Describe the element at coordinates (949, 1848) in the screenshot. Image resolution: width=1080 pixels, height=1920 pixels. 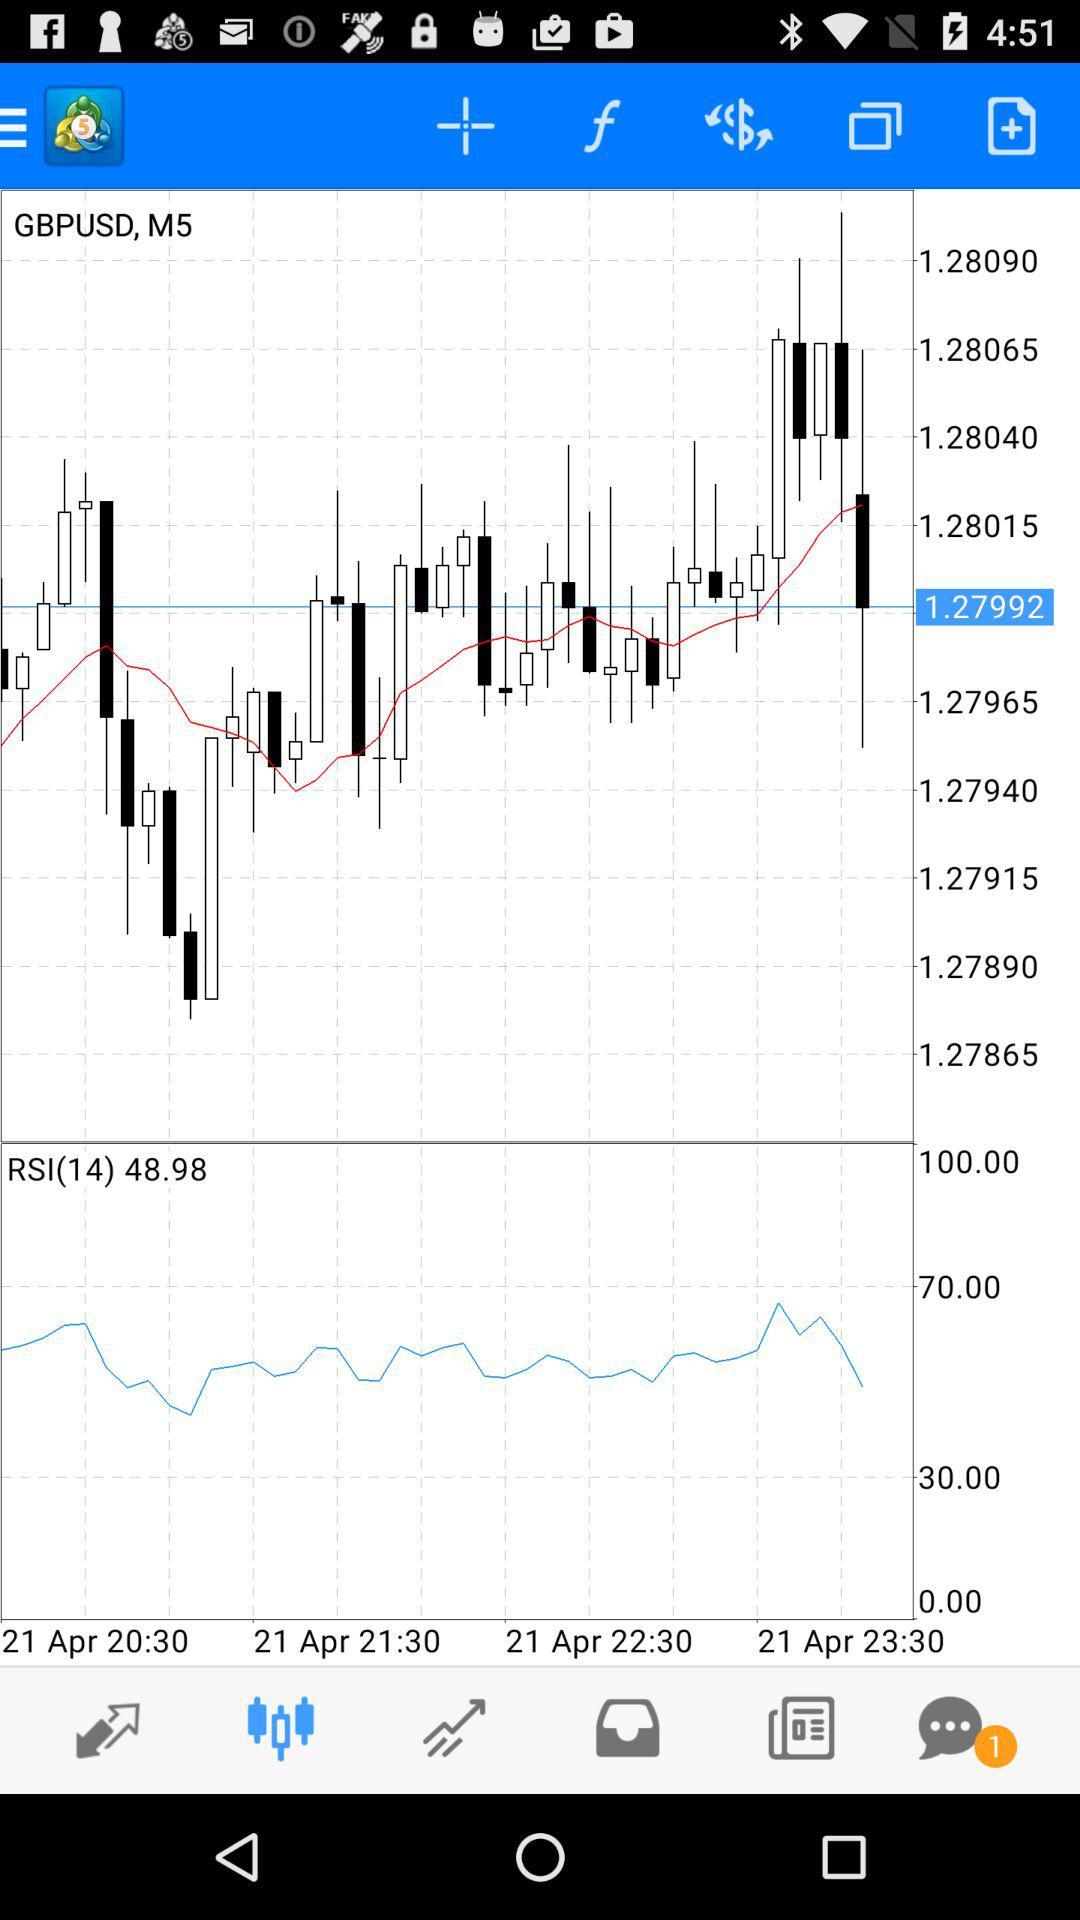
I see `the chat icon` at that location.